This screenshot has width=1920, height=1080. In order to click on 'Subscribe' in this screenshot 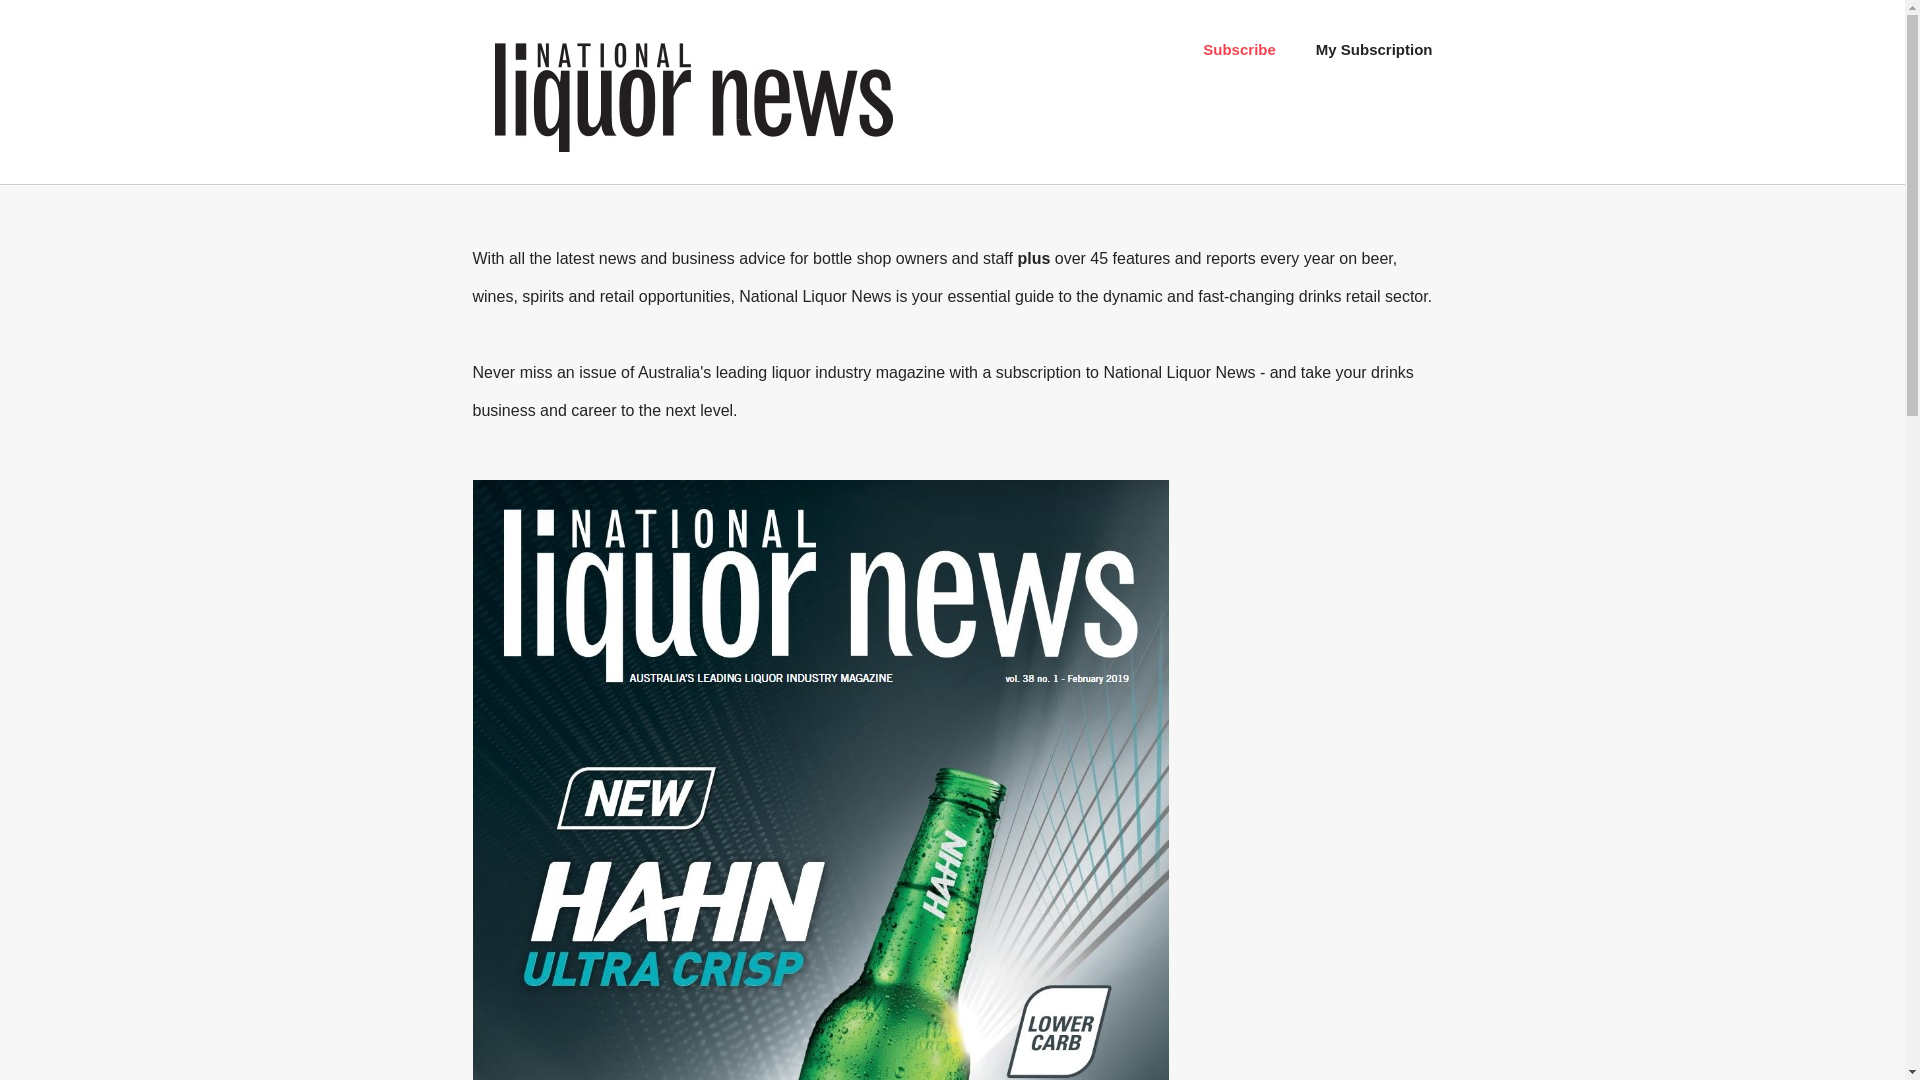, I will do `click(1238, 48)`.